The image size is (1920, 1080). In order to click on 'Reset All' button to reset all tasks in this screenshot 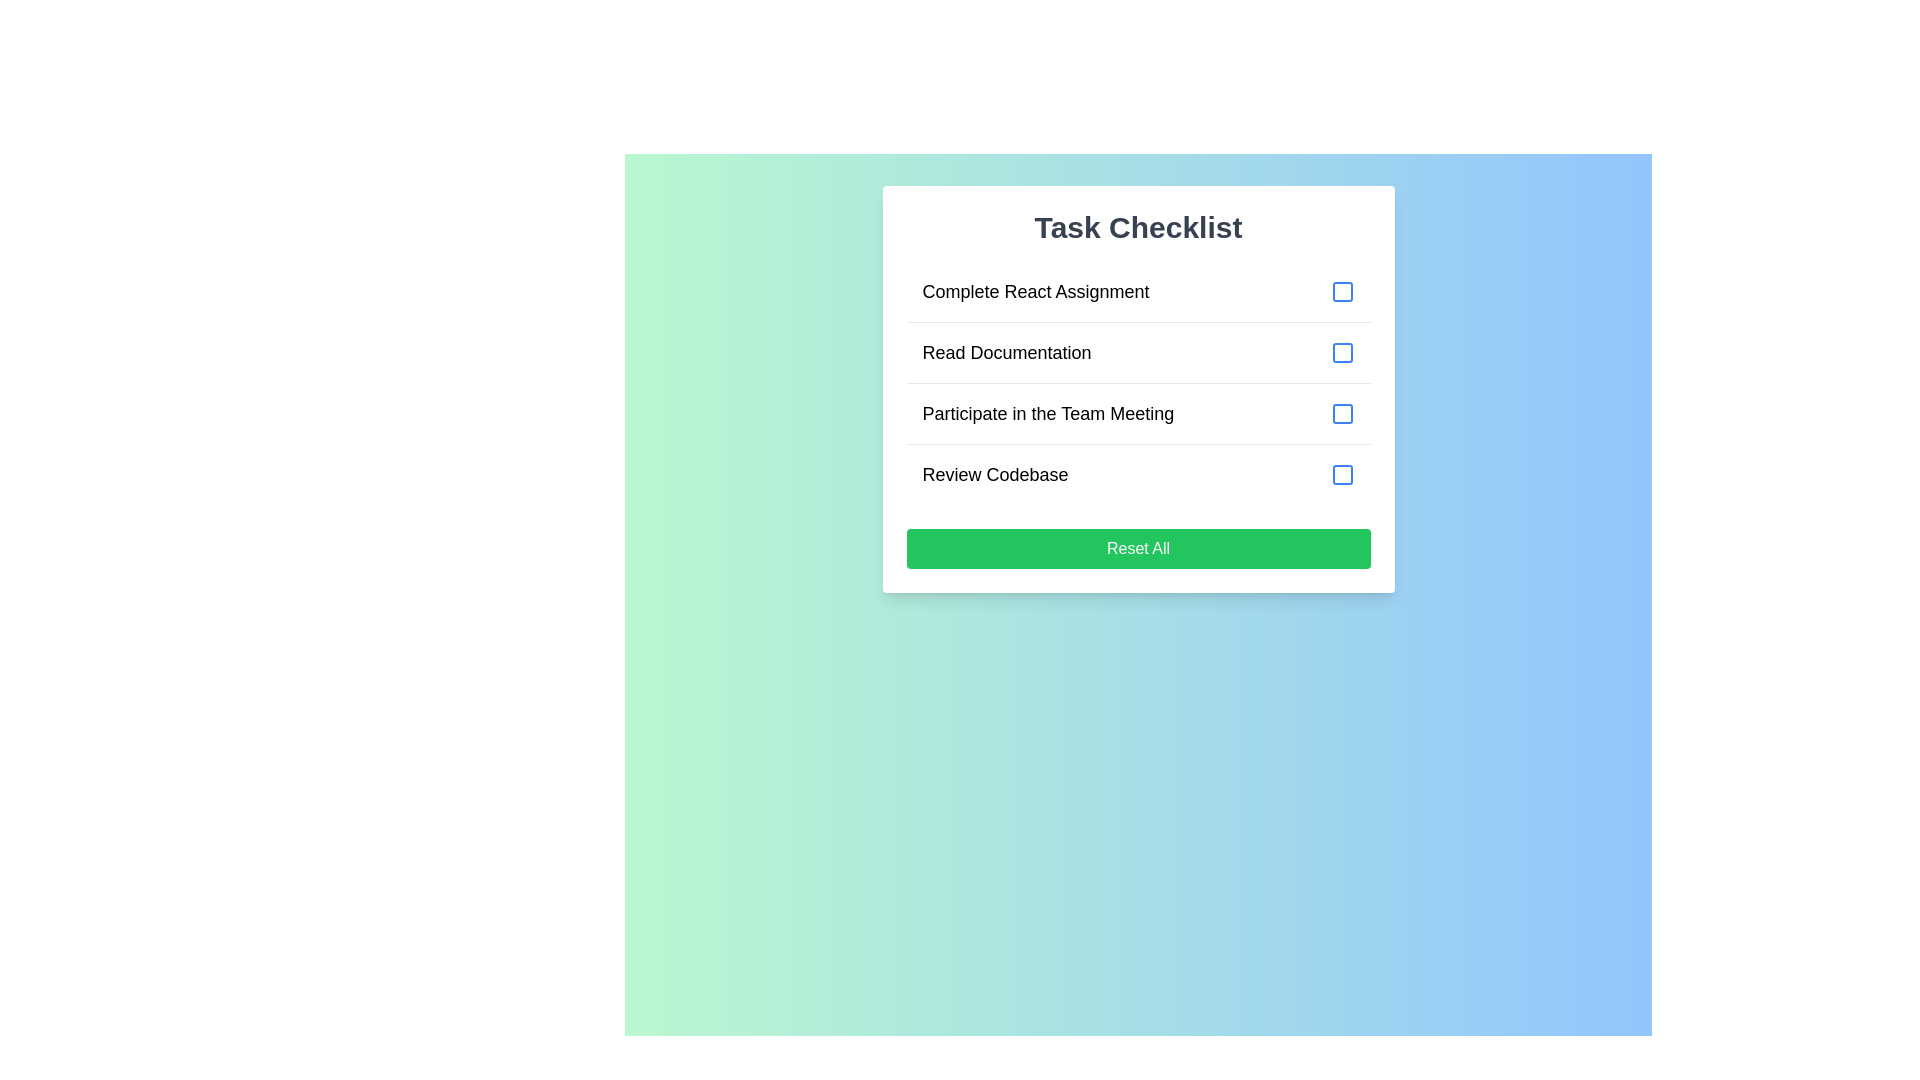, I will do `click(1138, 548)`.